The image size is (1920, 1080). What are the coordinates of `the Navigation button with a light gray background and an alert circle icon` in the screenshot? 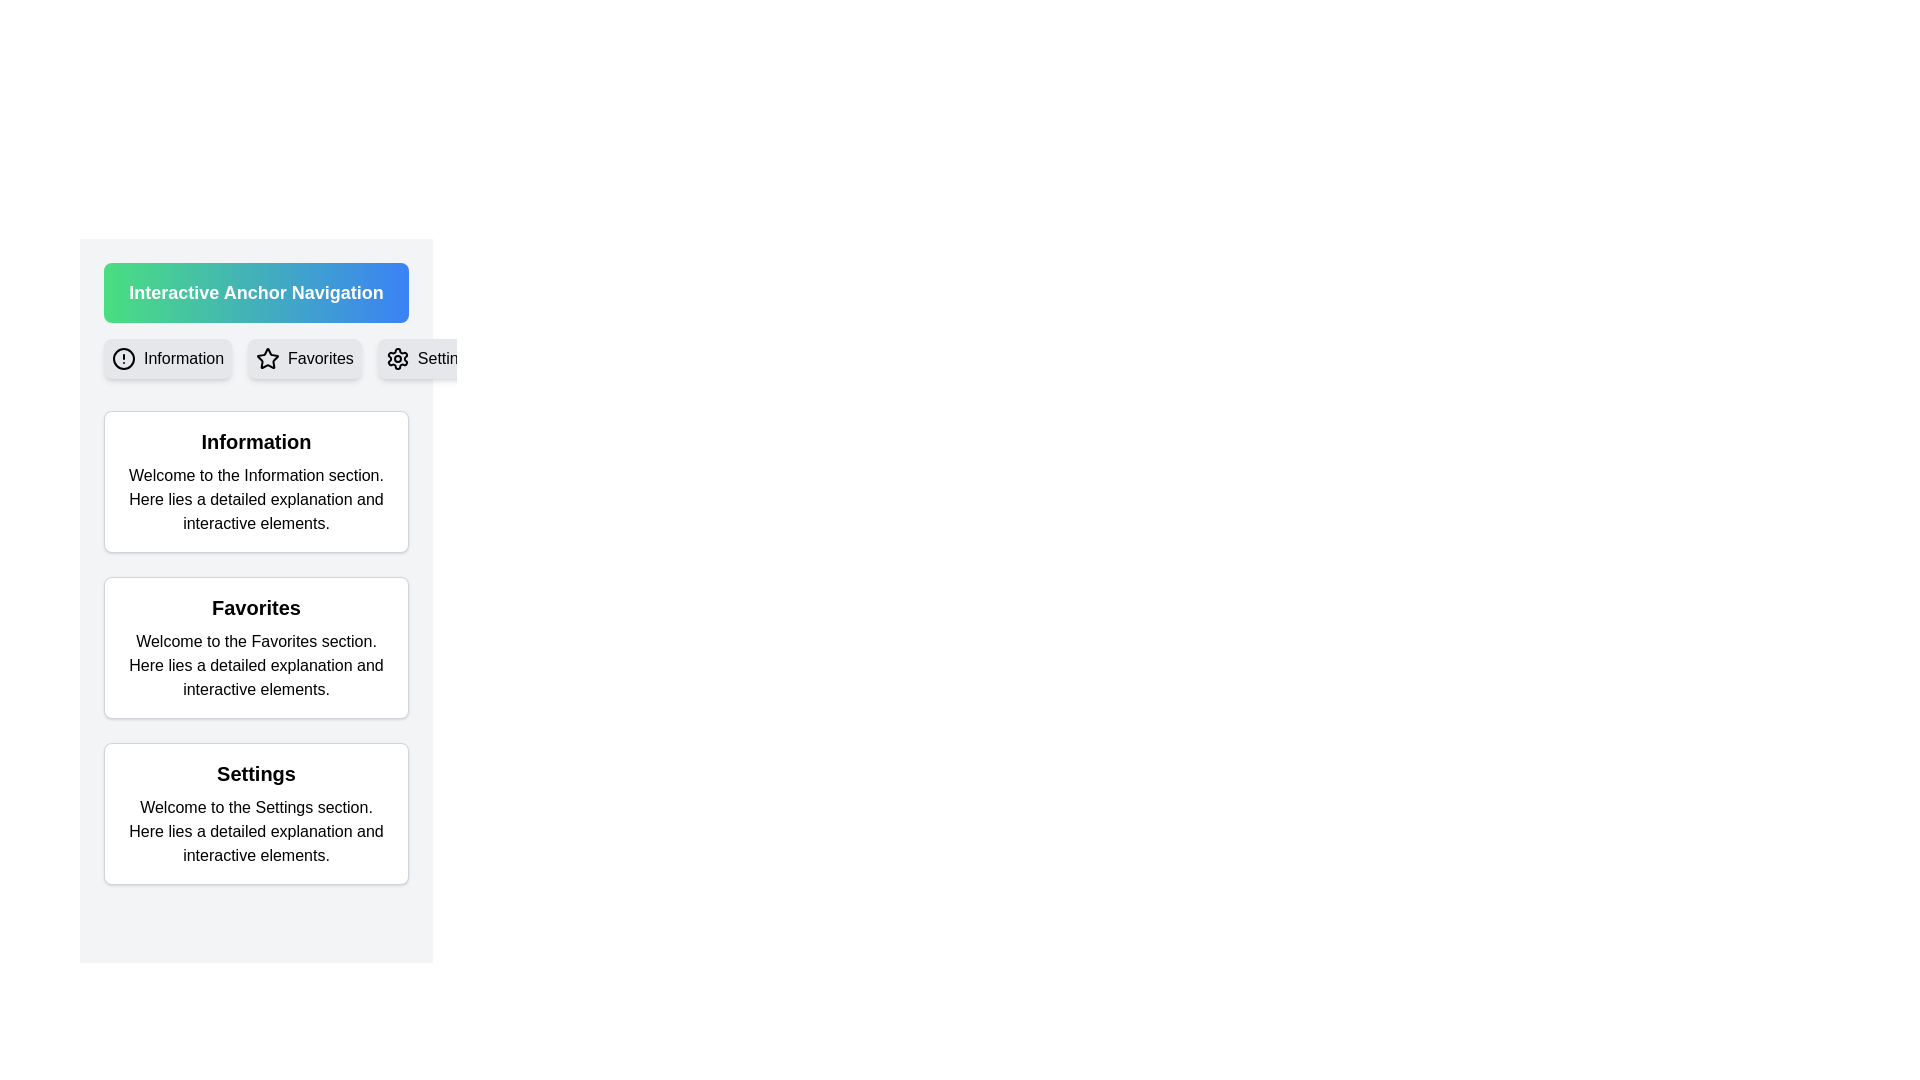 It's located at (168, 357).